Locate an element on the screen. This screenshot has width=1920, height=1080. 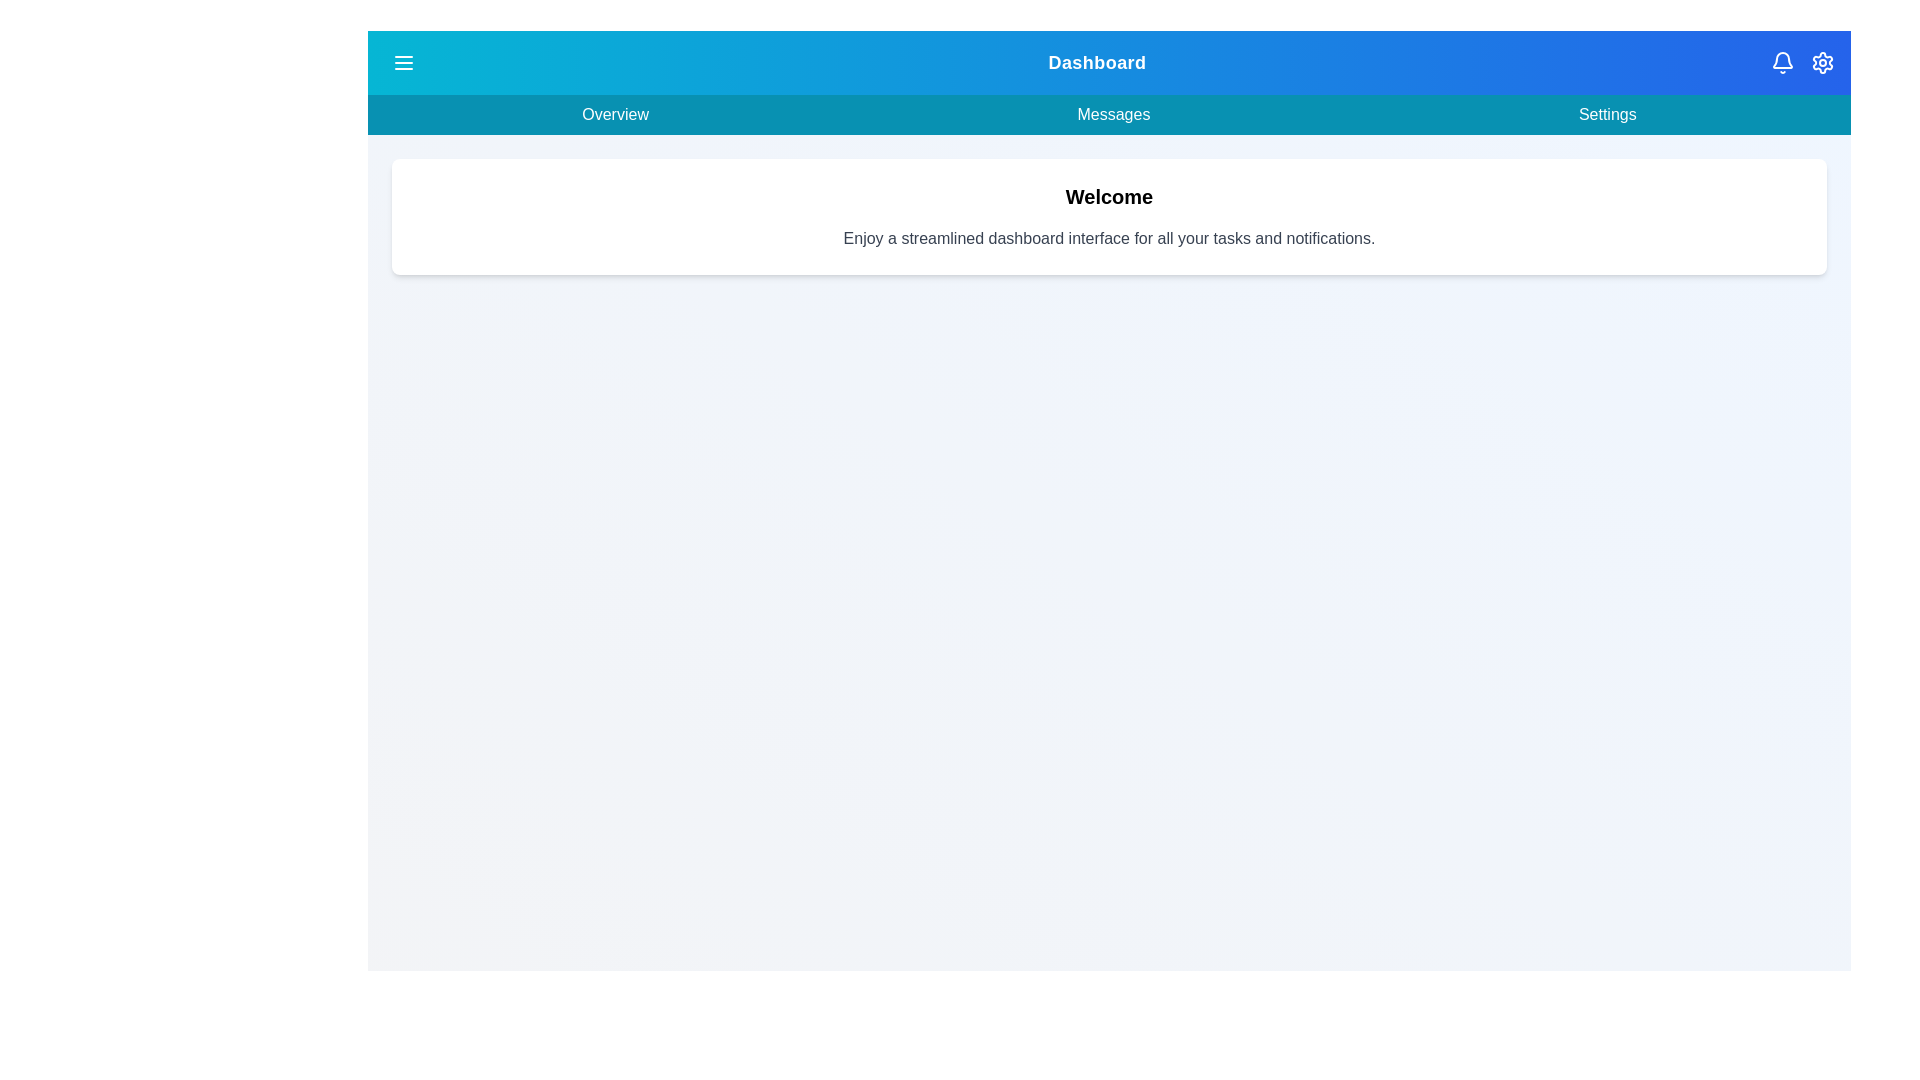
the notification bell icon is located at coordinates (1782, 61).